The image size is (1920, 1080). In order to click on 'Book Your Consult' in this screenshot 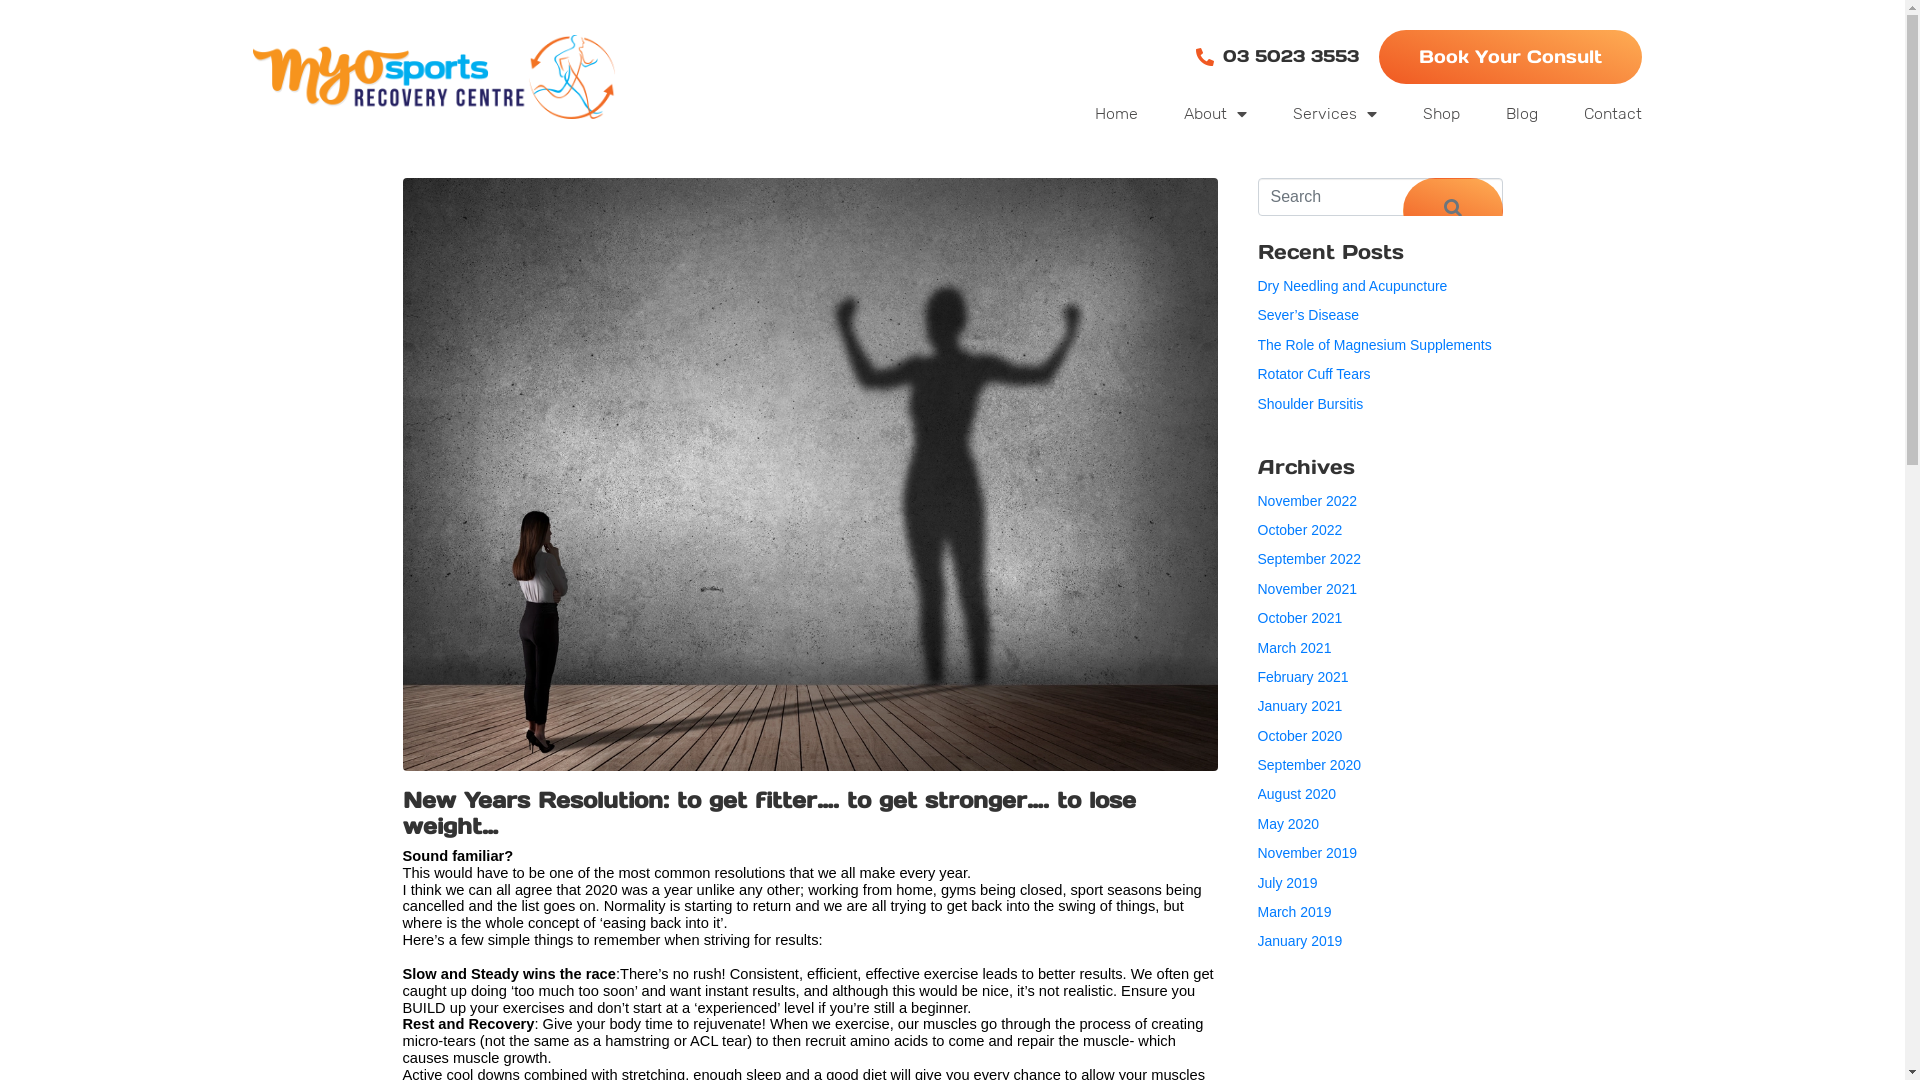, I will do `click(1510, 56)`.